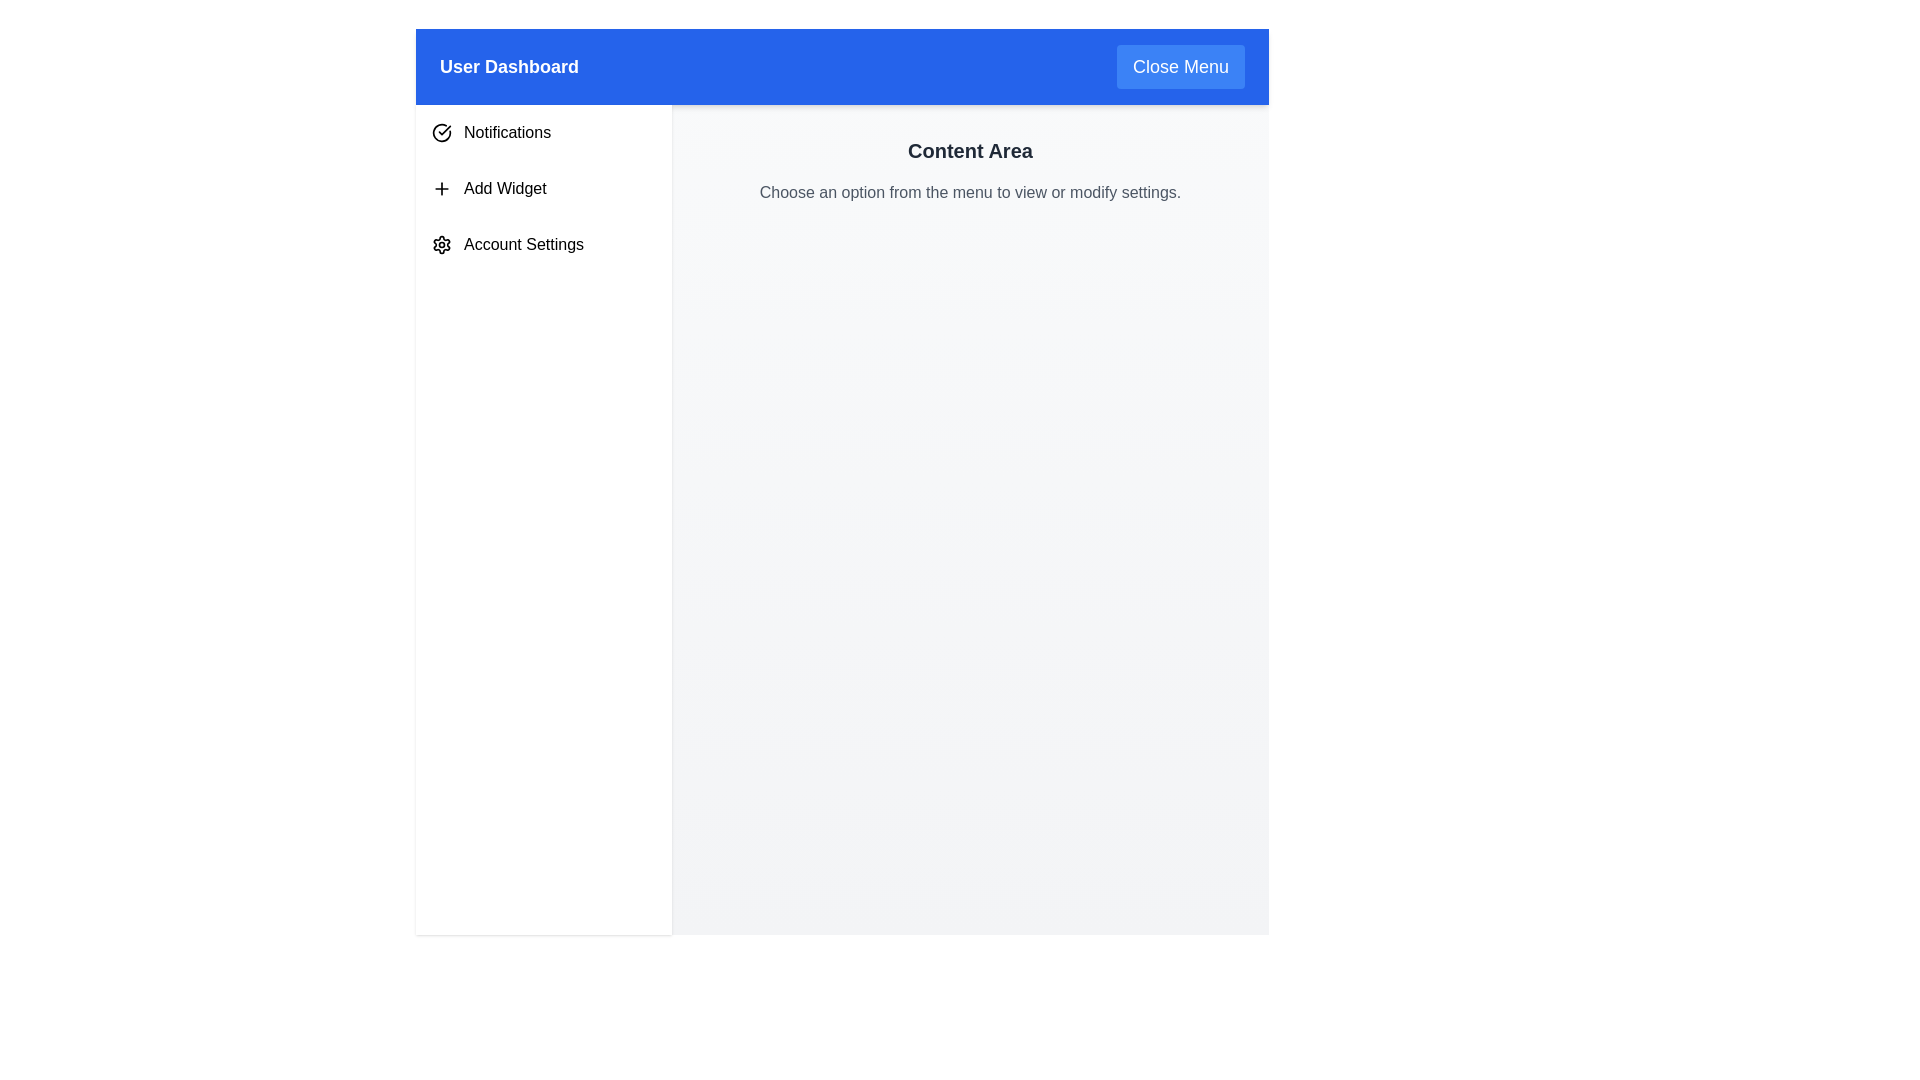 The width and height of the screenshot is (1920, 1080). Describe the element at coordinates (505, 189) in the screenshot. I see `the text label 'Add Widget' in the vertical navigation bar, which is positioned to the right of the '+' icon and below 'Notifications'` at that location.